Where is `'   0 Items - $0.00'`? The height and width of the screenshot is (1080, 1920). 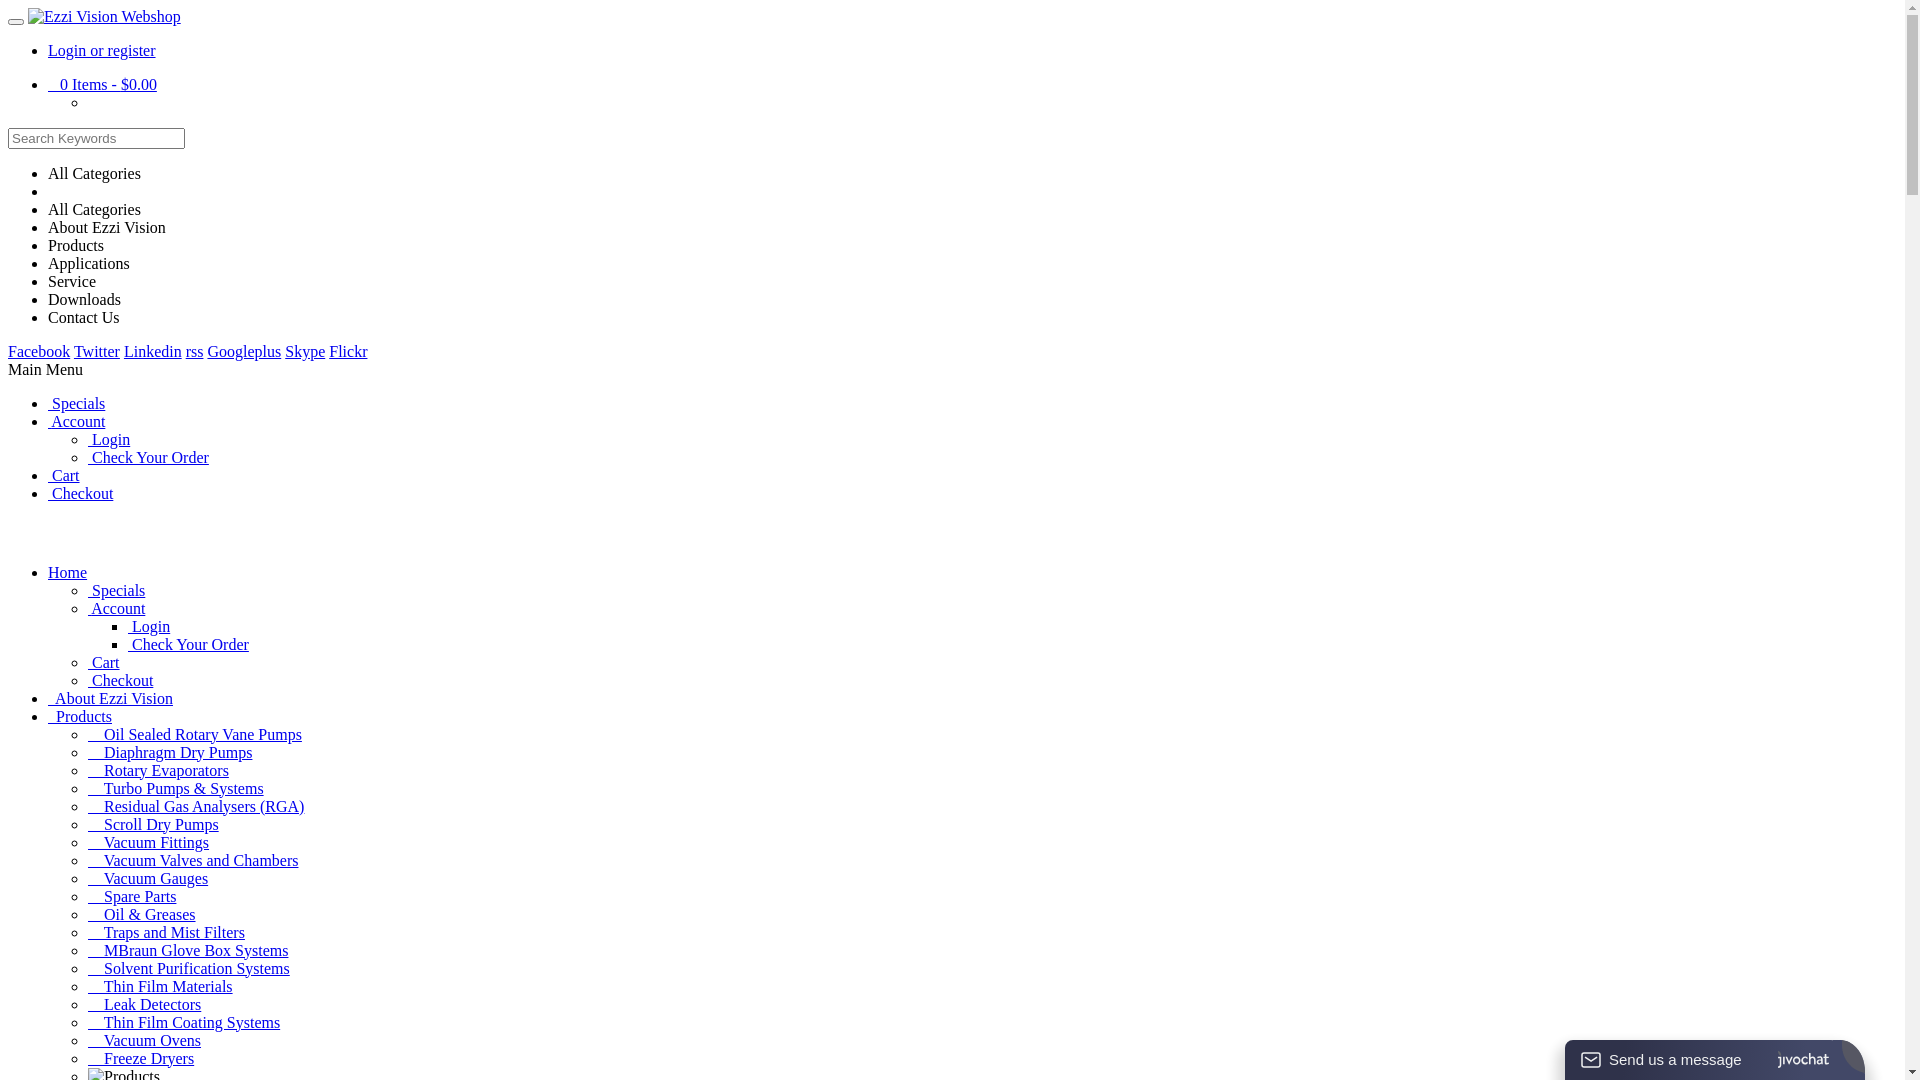
'   0 Items - $0.00' is located at coordinates (101, 83).